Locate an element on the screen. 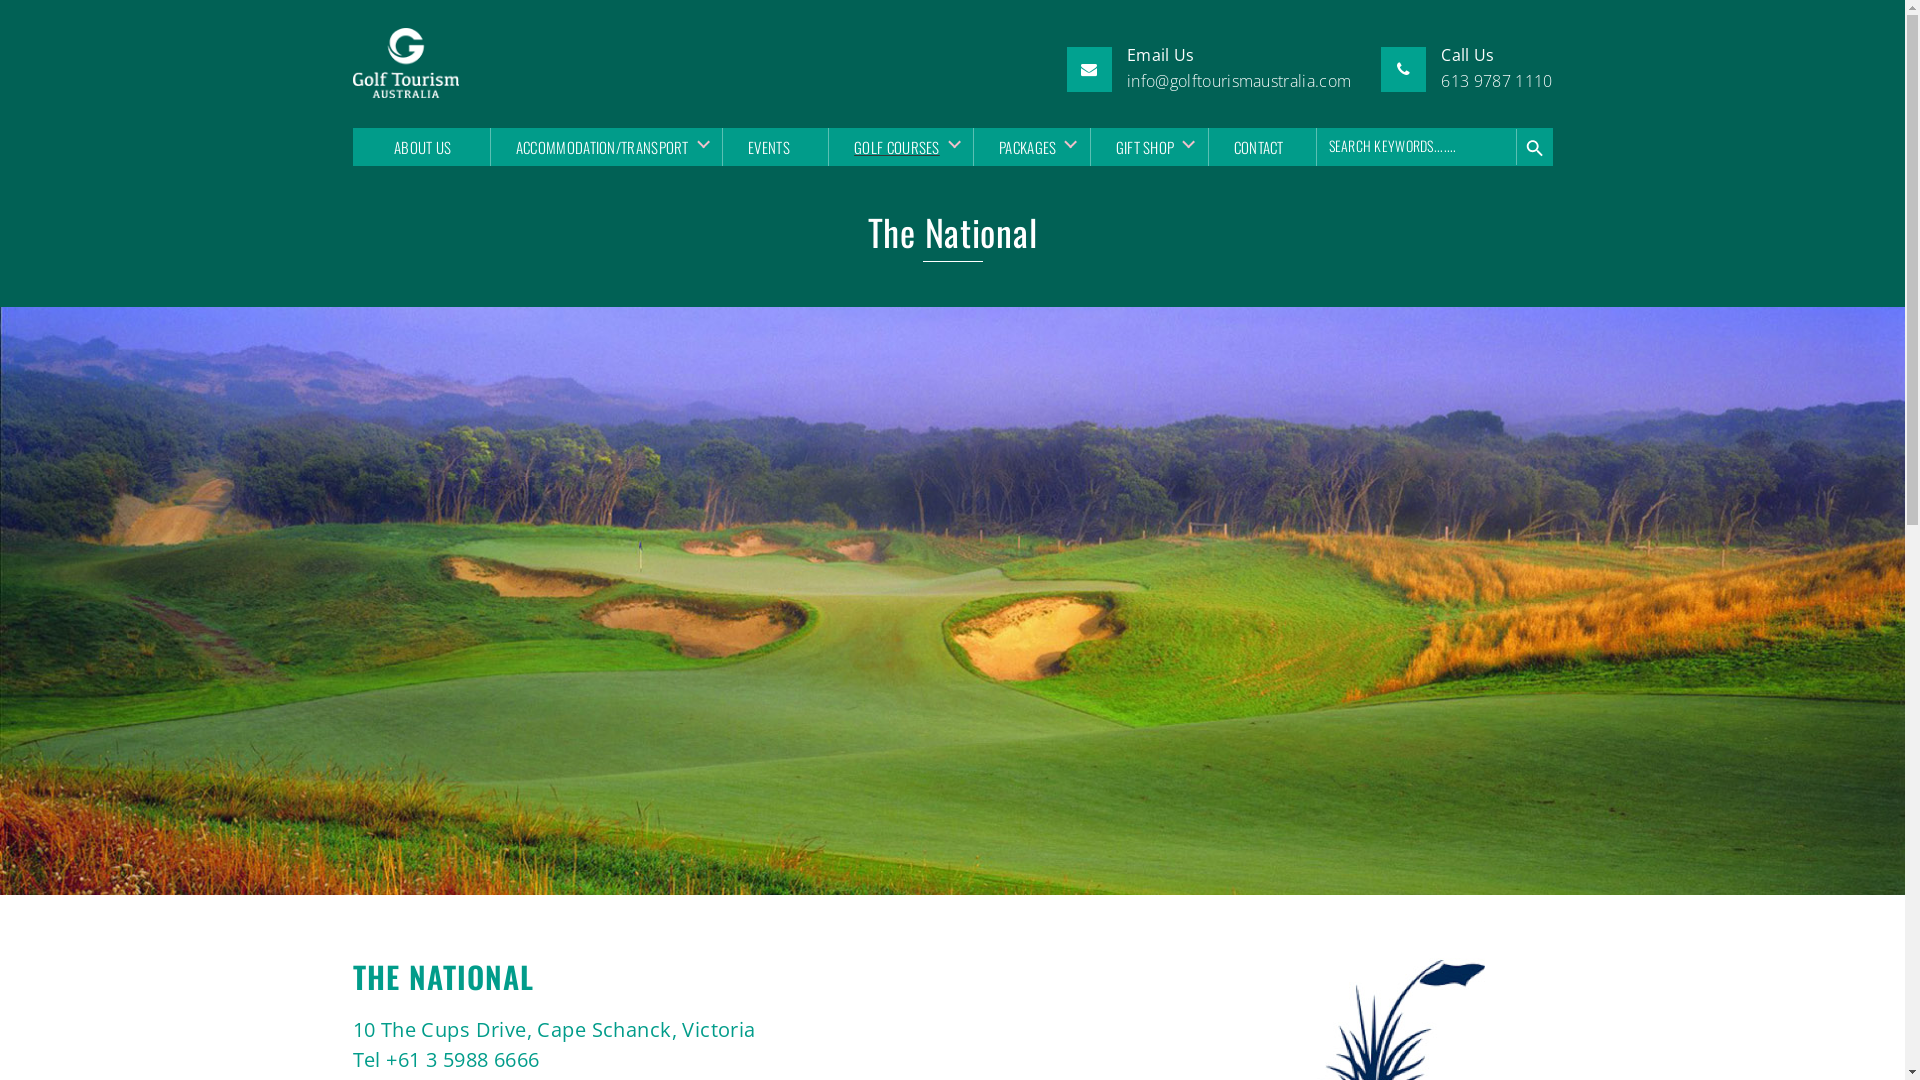  'GOLF COURSES' is located at coordinates (828, 145).